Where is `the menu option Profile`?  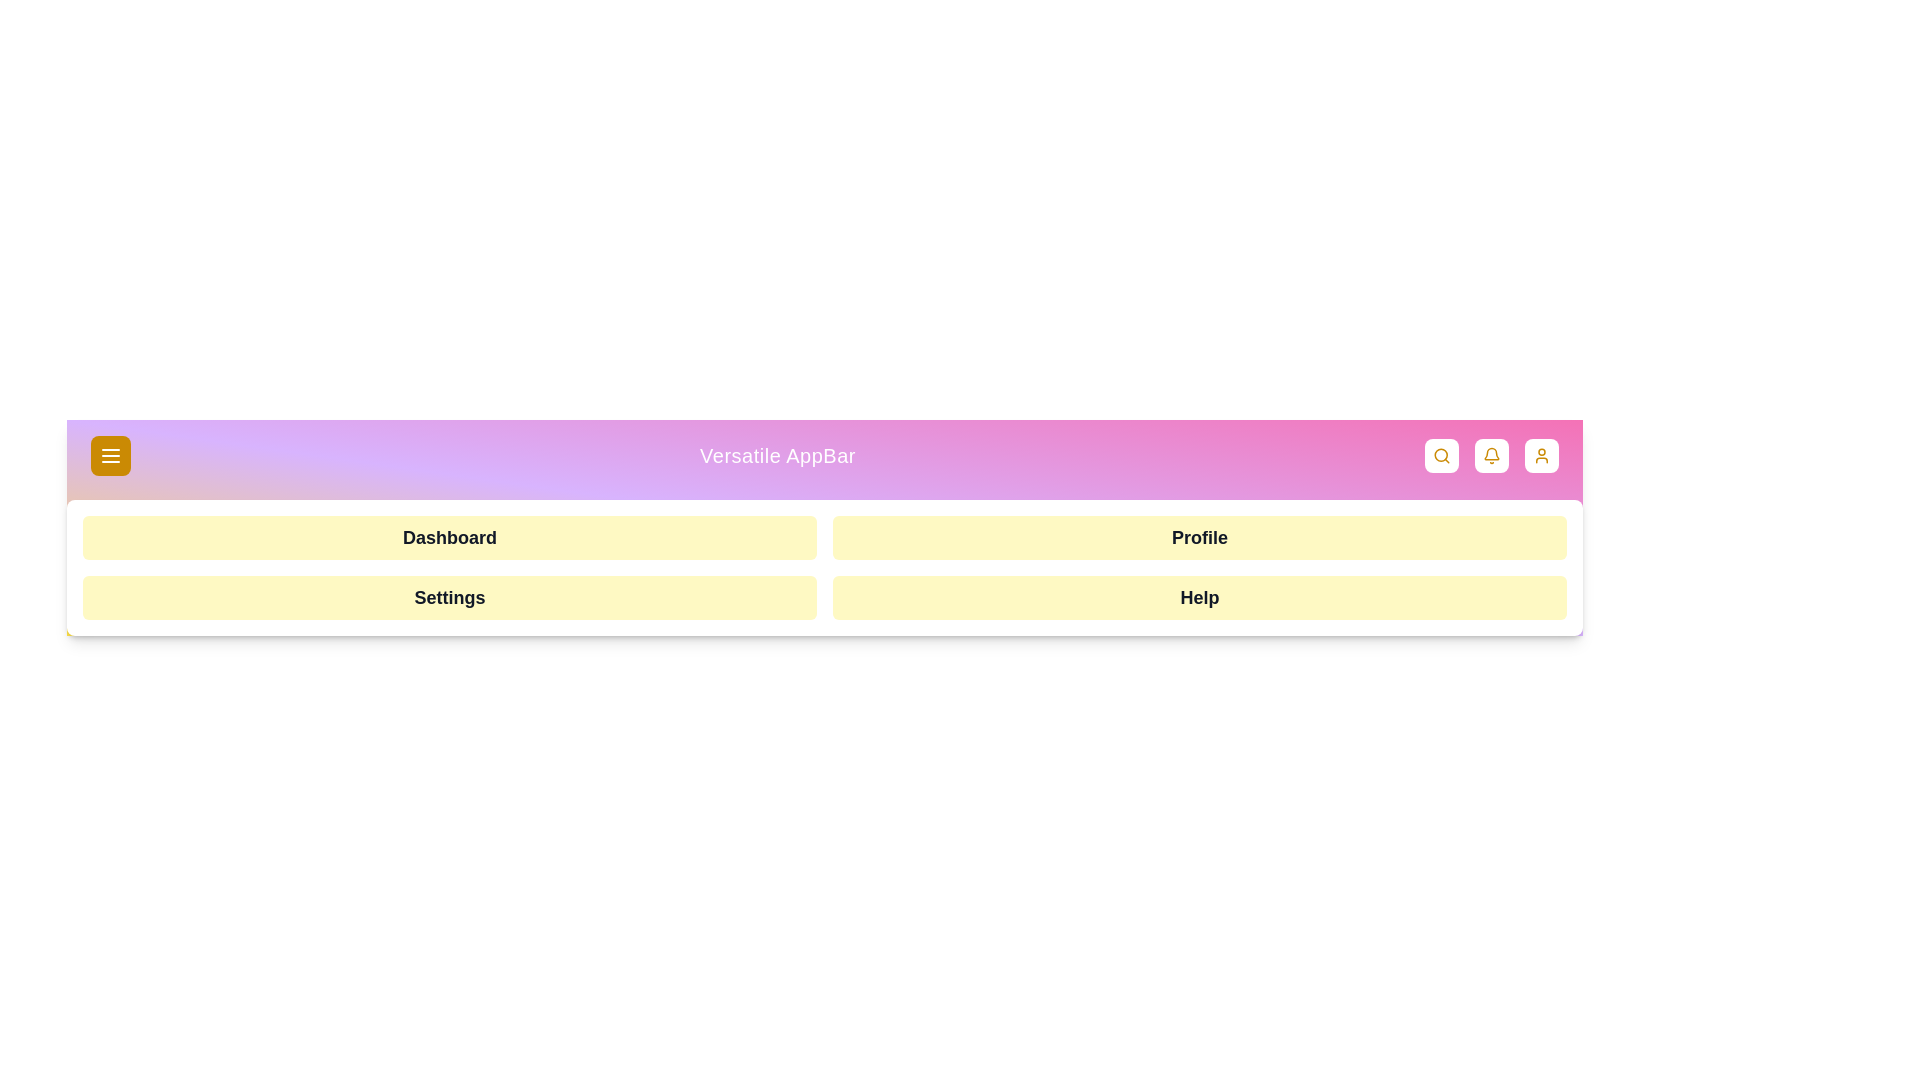
the menu option Profile is located at coordinates (1200, 536).